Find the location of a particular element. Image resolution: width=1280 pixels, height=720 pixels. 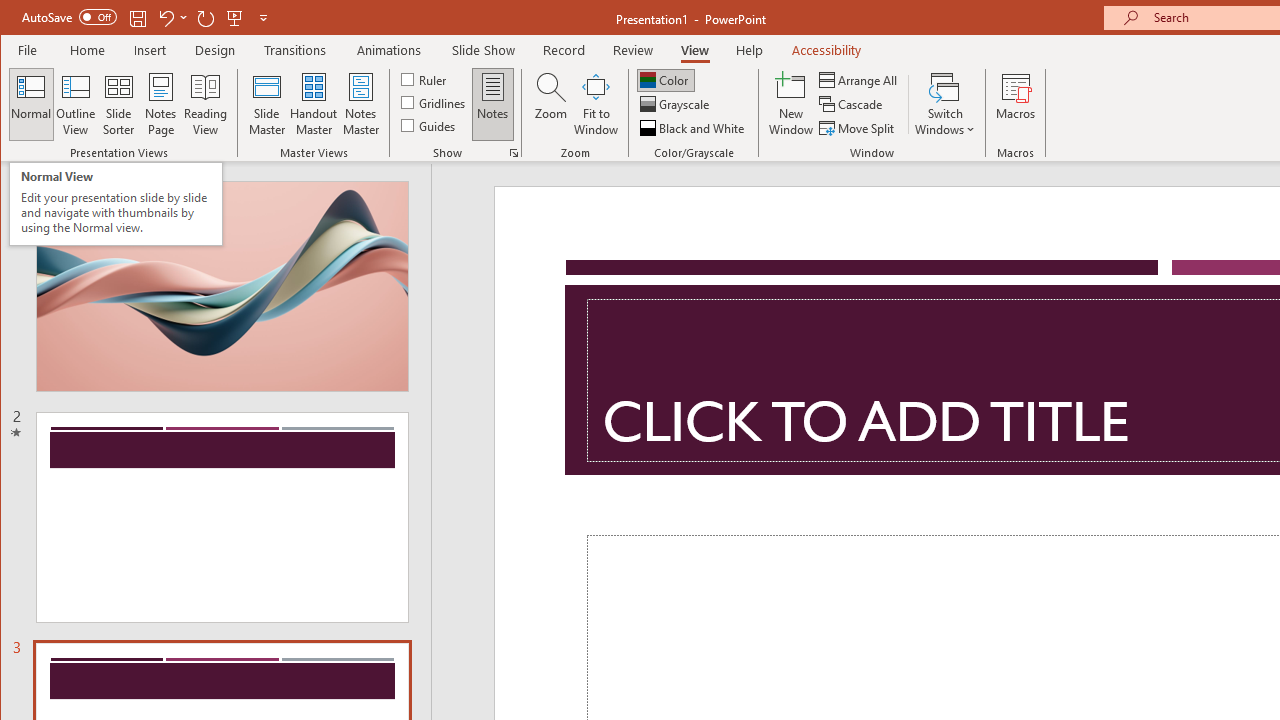

'Guides' is located at coordinates (429, 125).